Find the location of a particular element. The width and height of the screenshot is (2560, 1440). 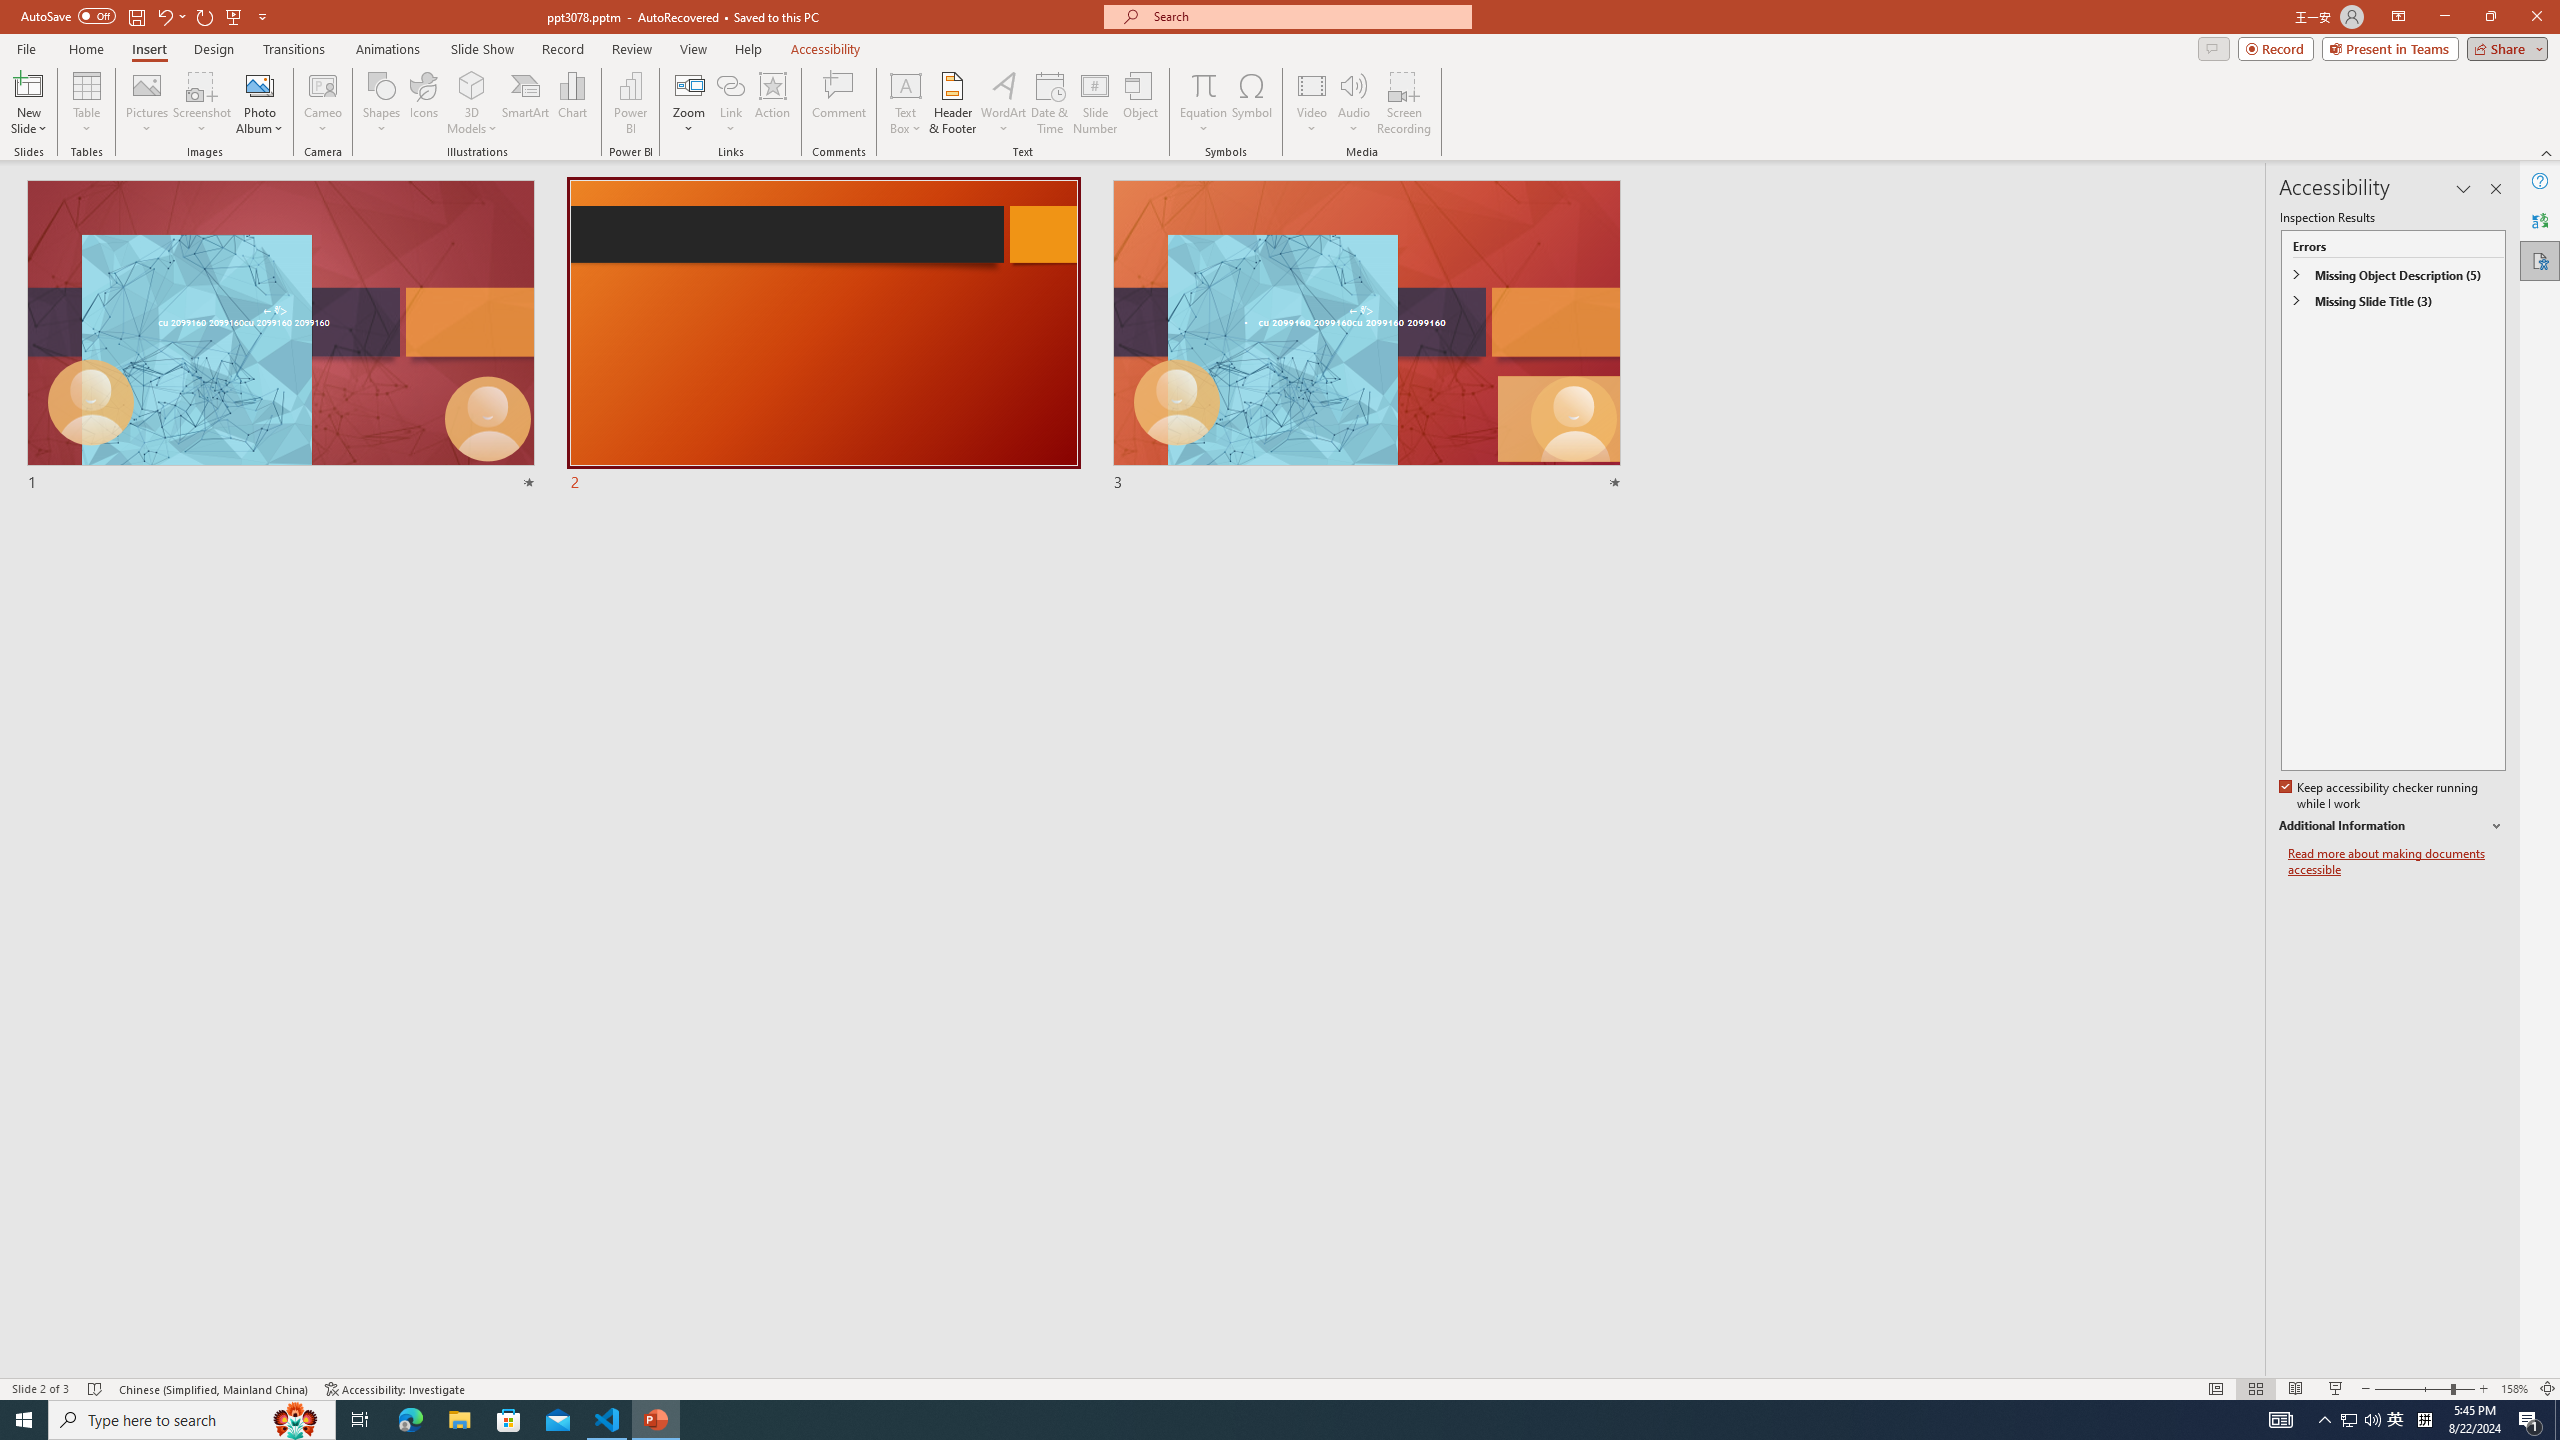

'Draw Horizontal Text Box' is located at coordinates (905, 84).